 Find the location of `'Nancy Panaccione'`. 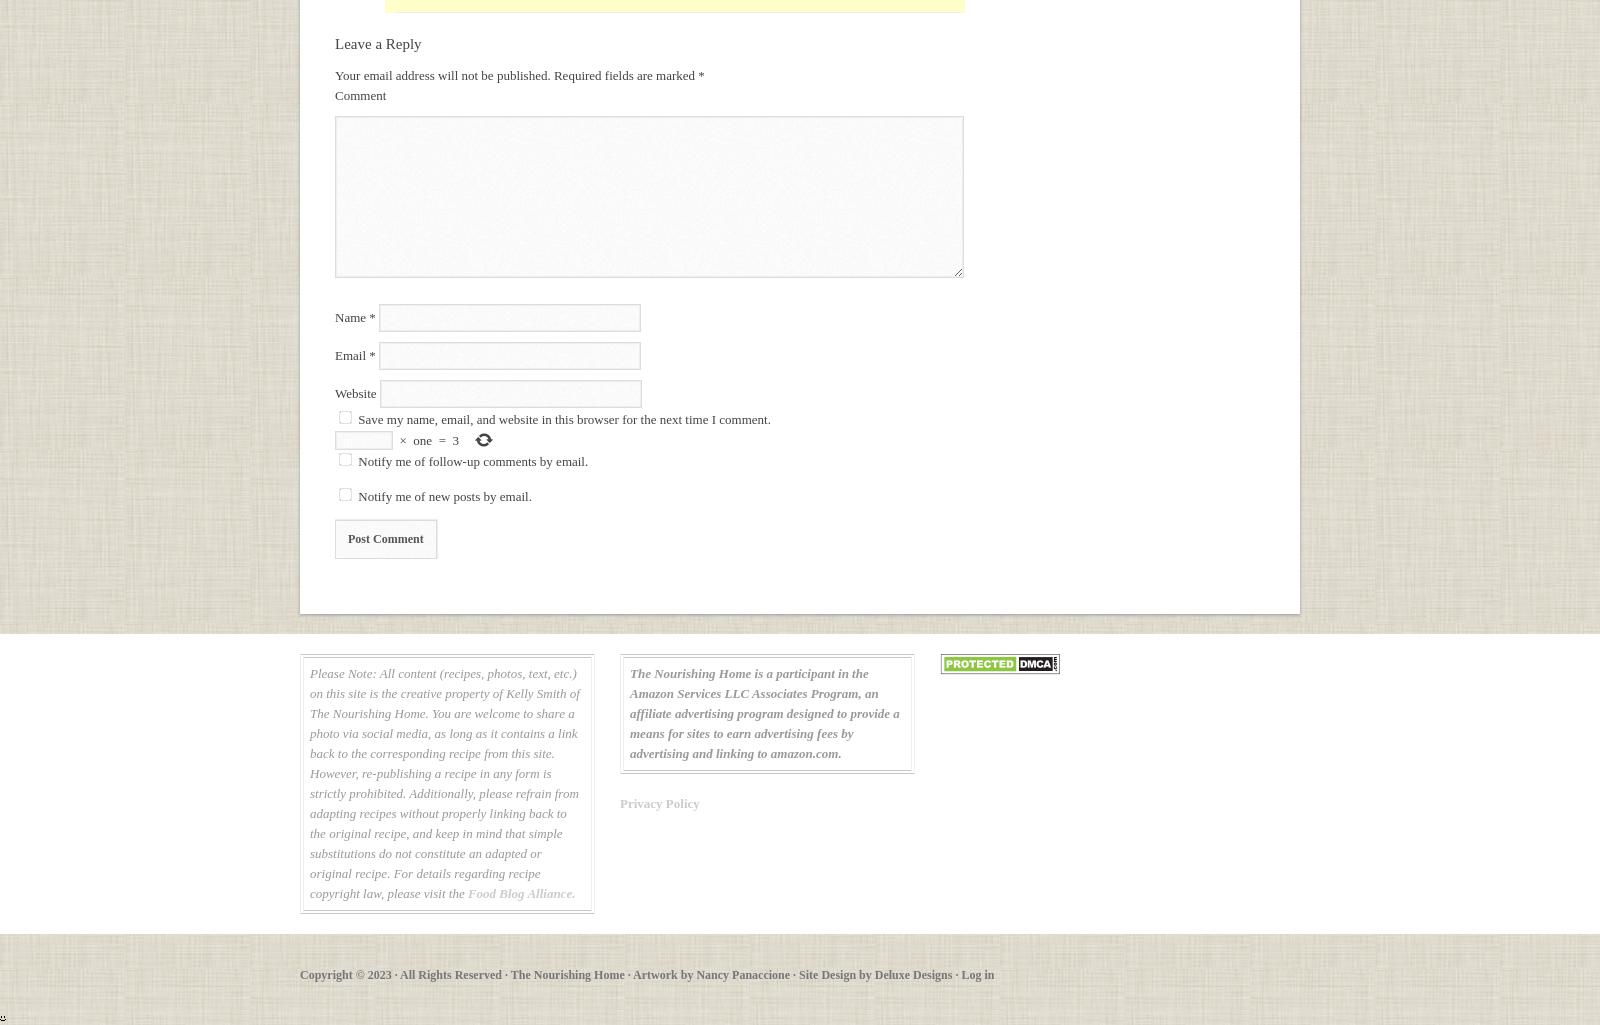

'Nancy Panaccione' is located at coordinates (743, 974).